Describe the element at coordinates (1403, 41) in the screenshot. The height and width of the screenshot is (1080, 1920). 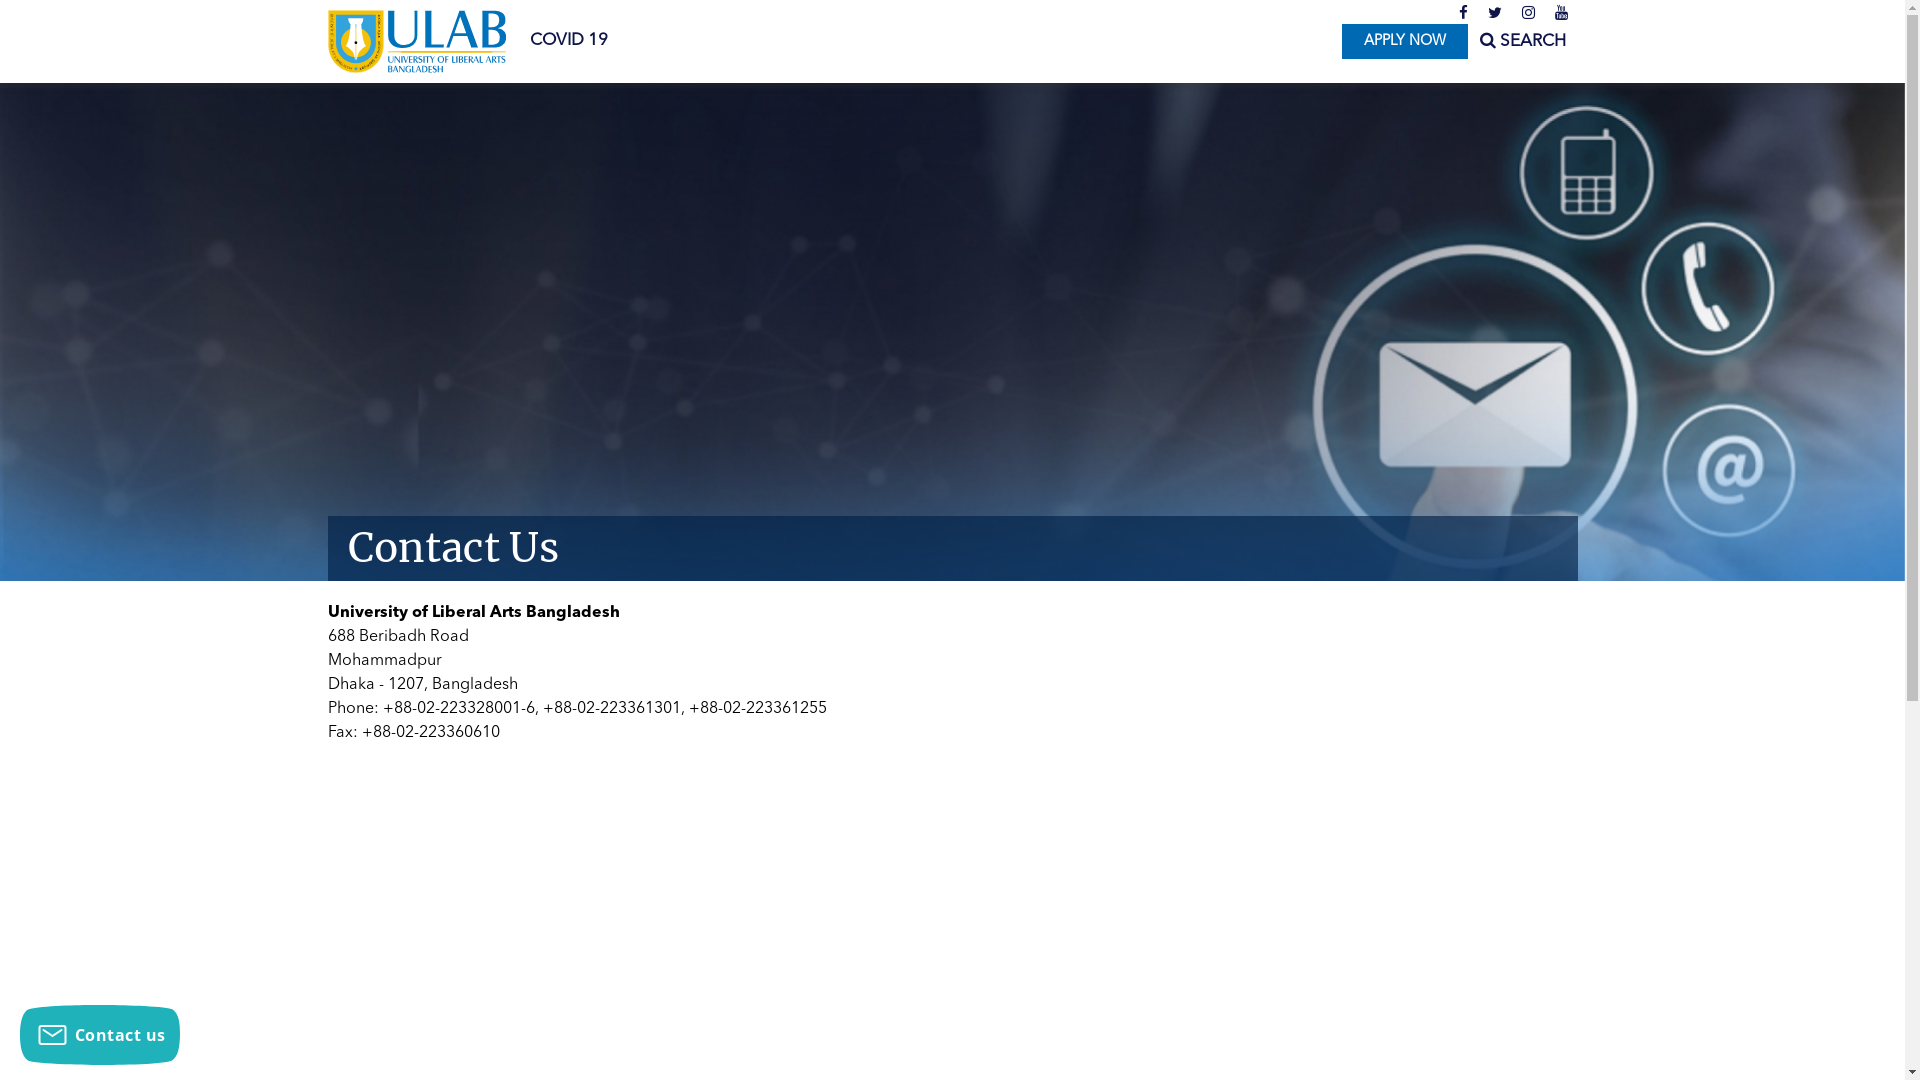
I see `'APPLY NOW'` at that location.